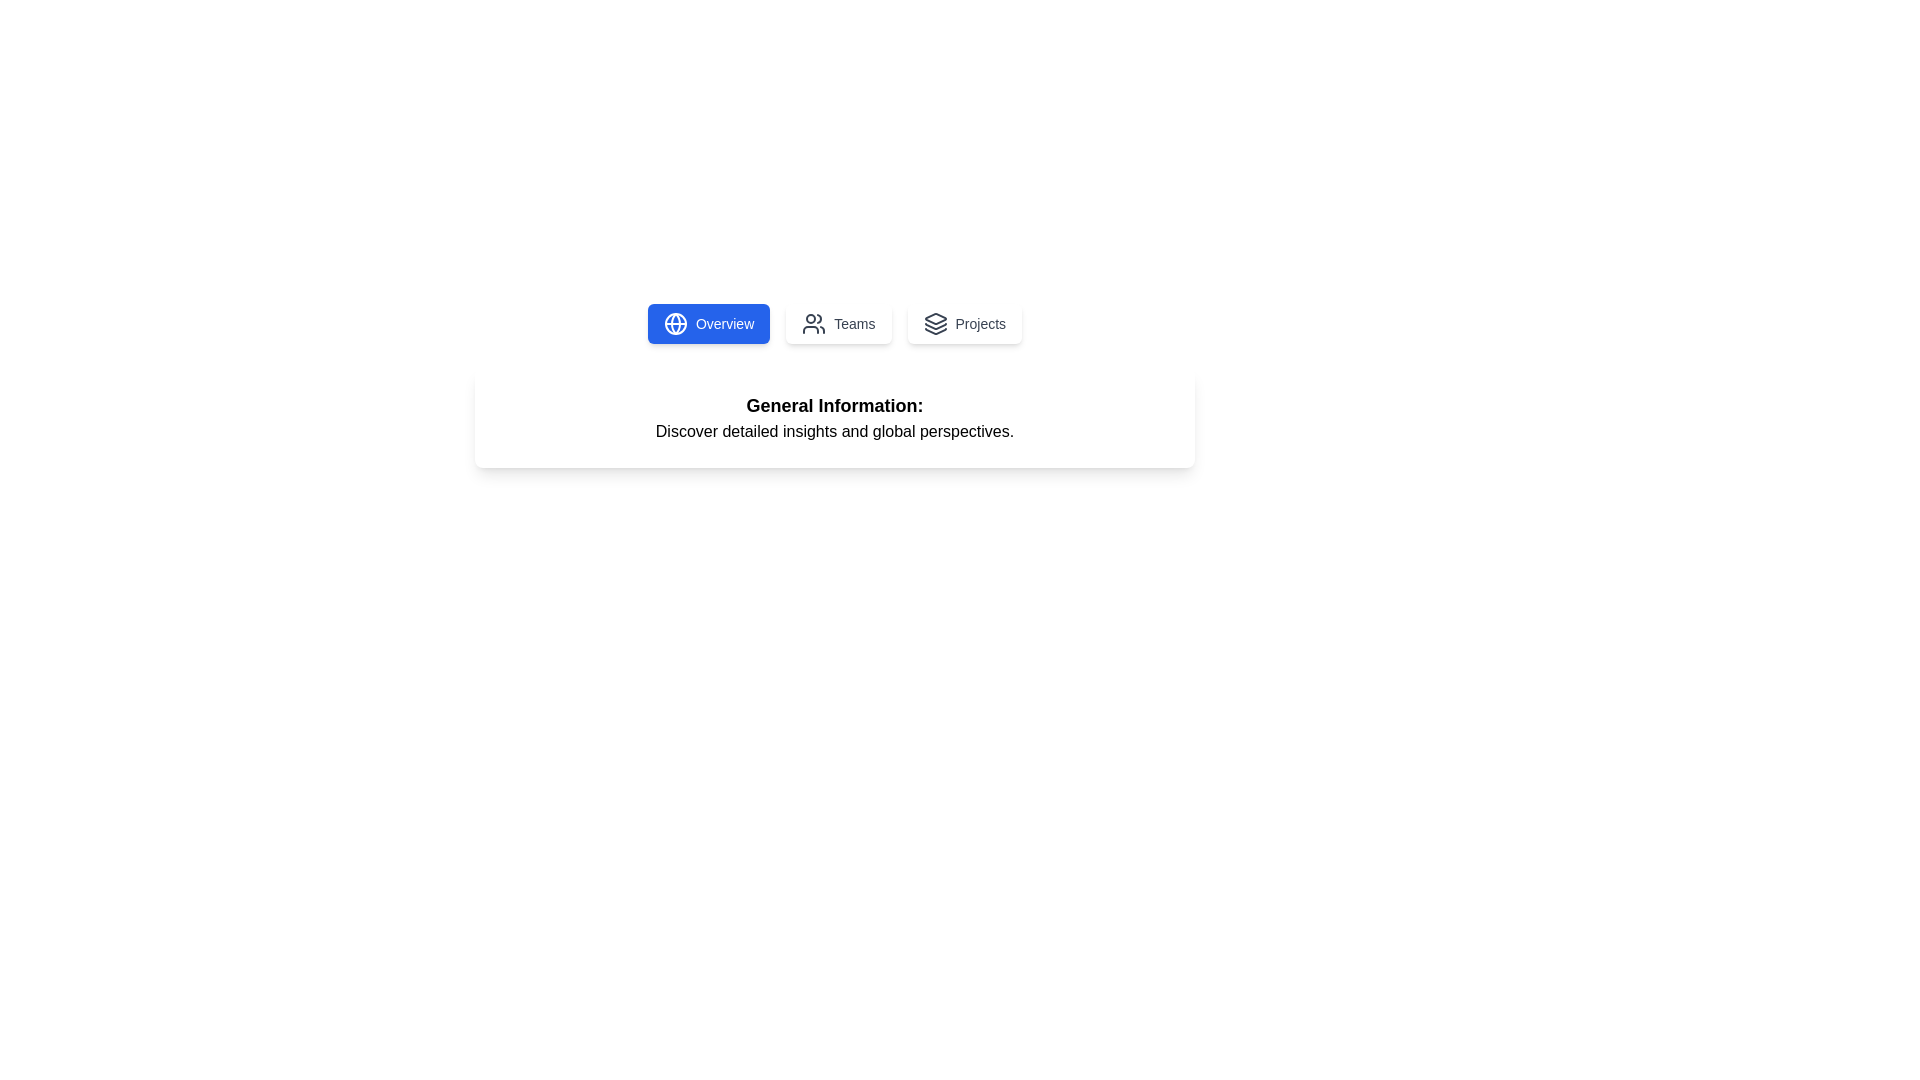  What do you see at coordinates (838, 323) in the screenshot?
I see `the 'Teams' navigation button` at bounding box center [838, 323].